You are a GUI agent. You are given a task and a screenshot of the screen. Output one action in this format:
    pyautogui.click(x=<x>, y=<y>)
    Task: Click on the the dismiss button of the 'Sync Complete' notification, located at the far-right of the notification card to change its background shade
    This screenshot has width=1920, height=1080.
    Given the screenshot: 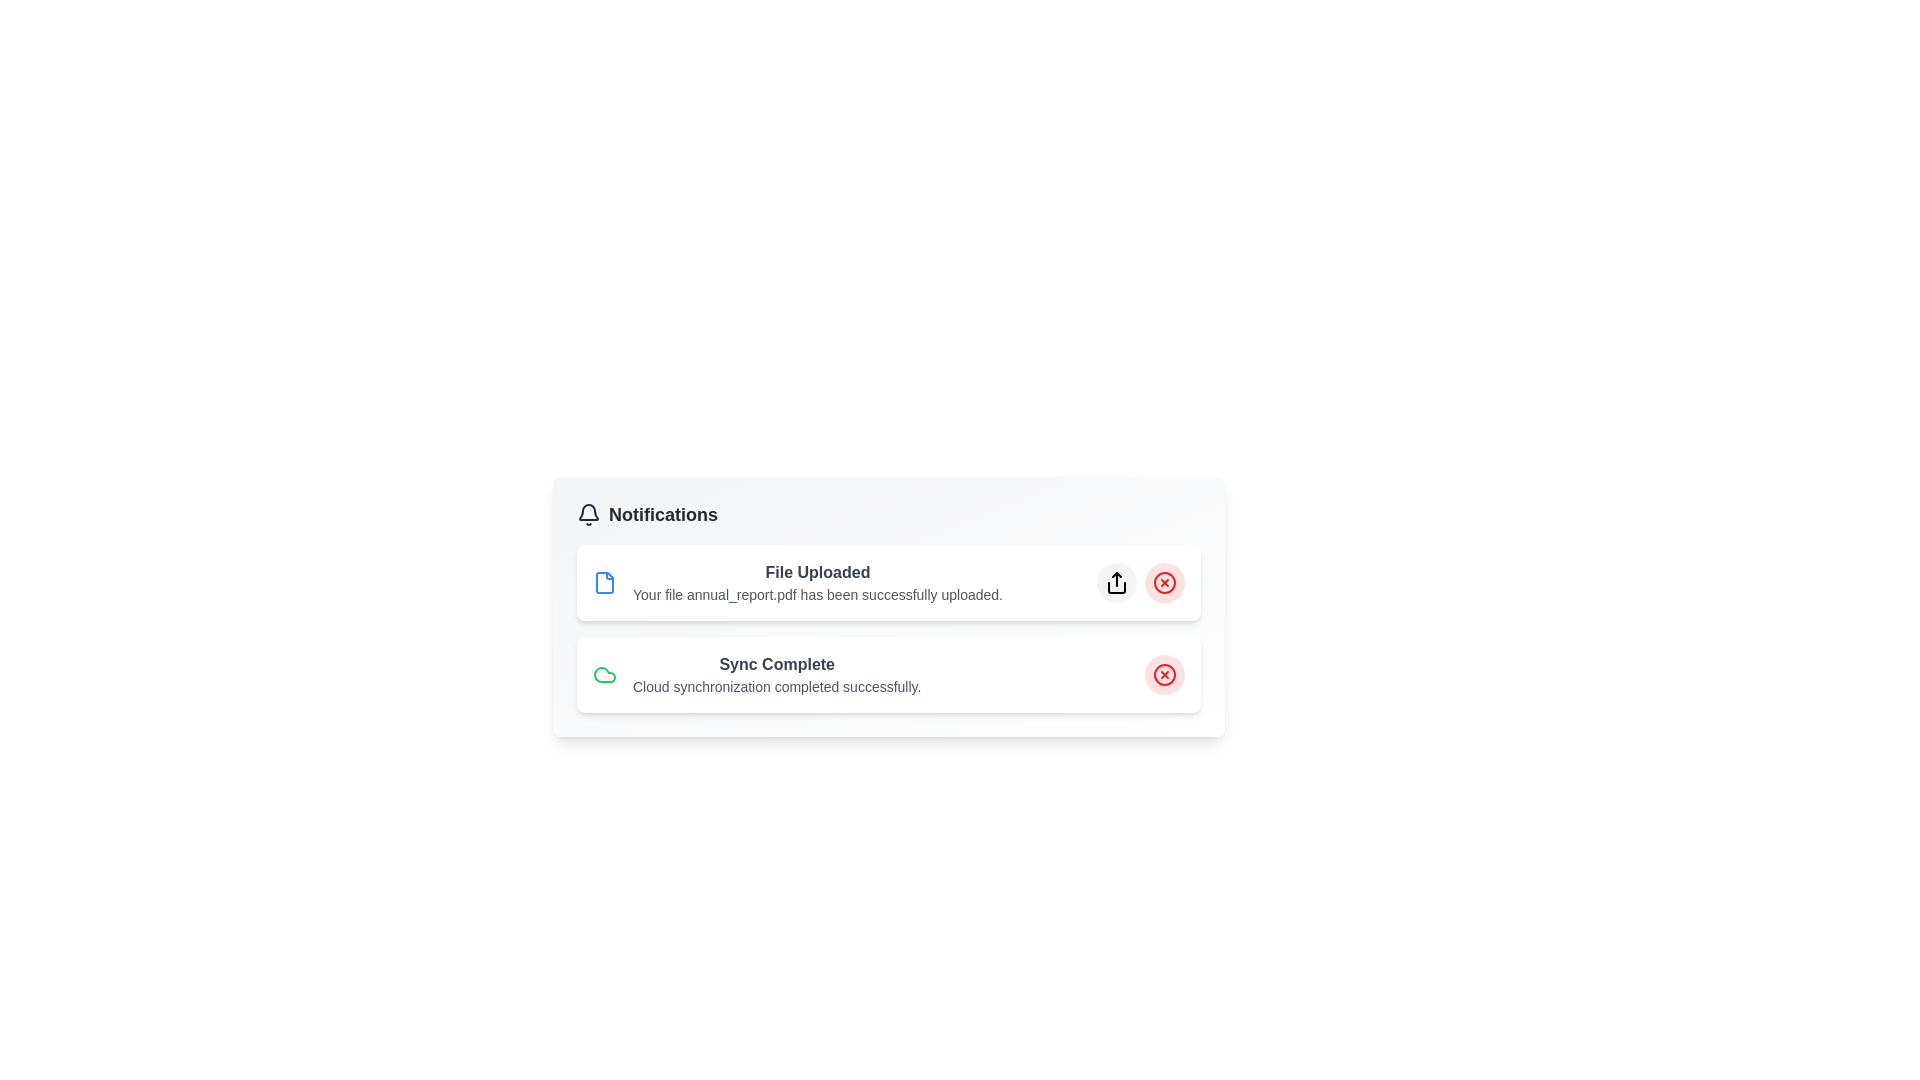 What is the action you would take?
    pyautogui.click(x=1165, y=675)
    